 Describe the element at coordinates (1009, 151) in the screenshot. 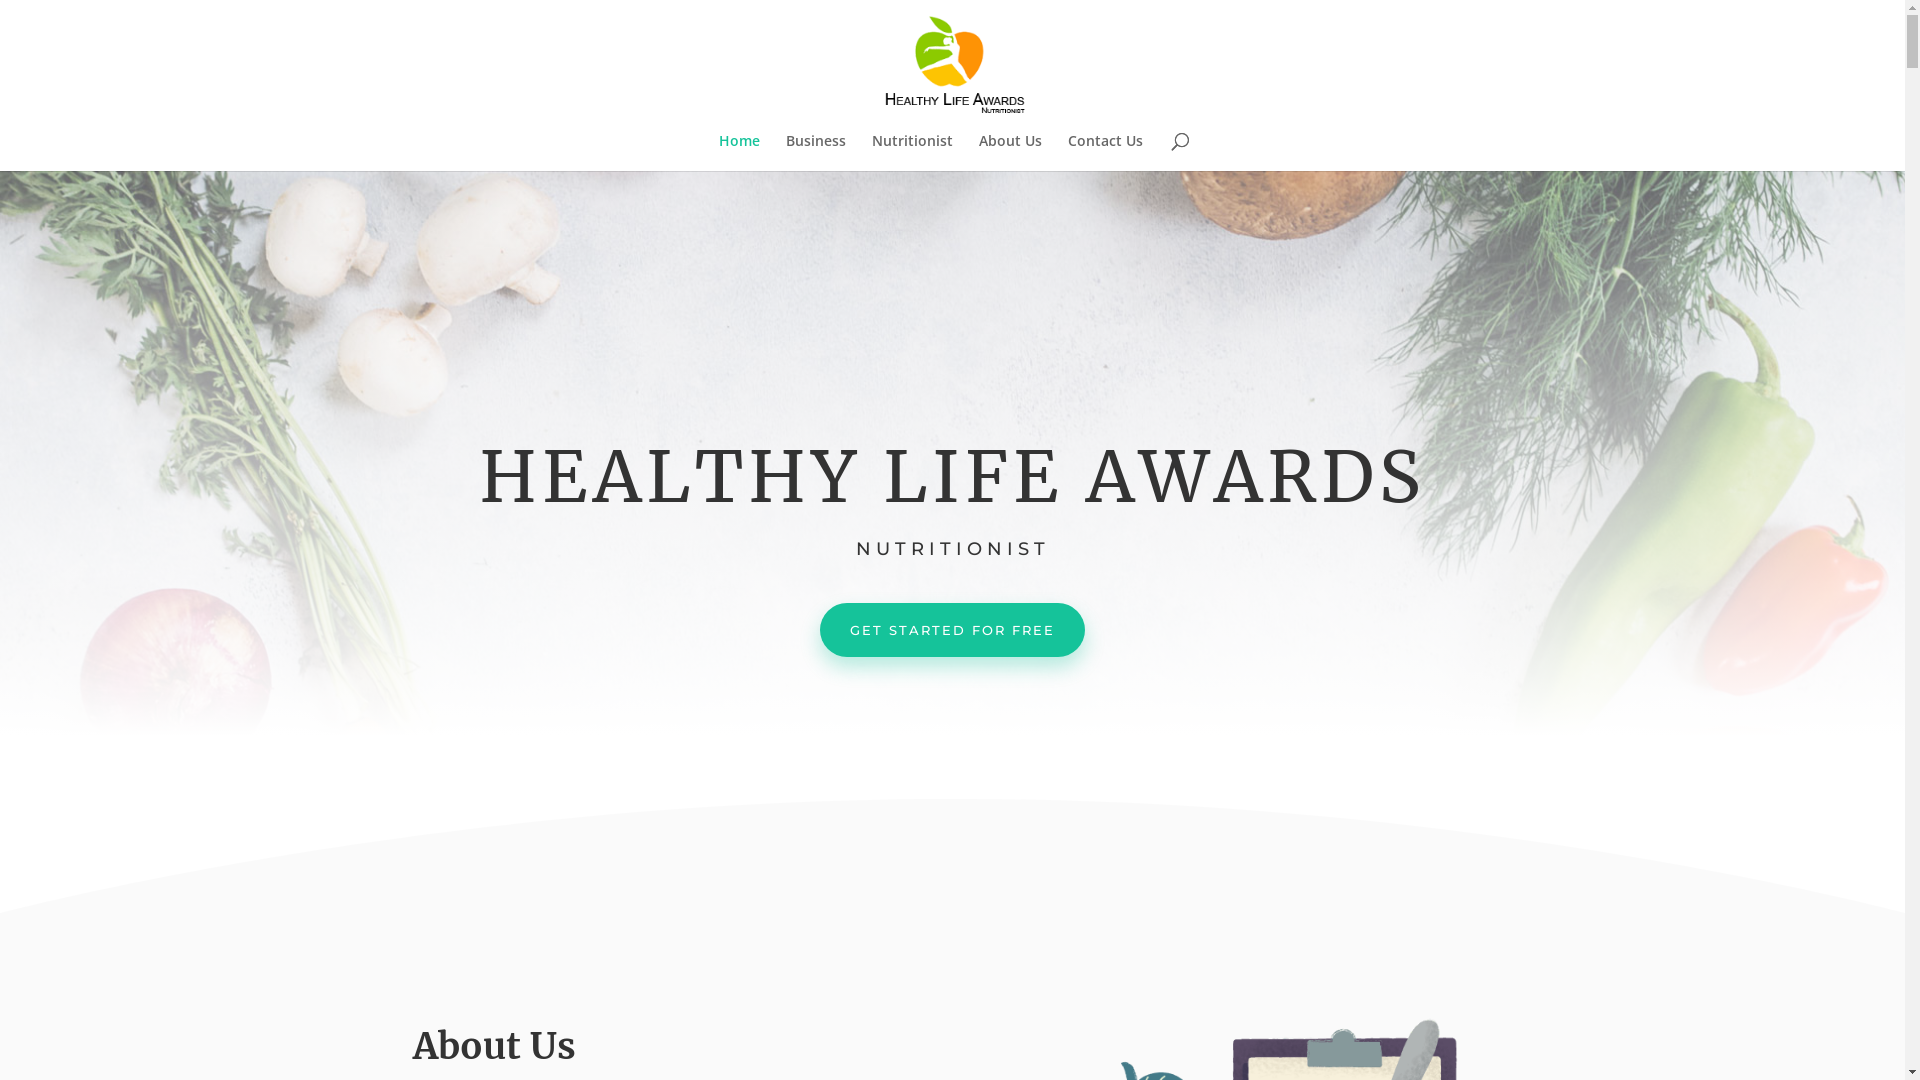

I see `'About Us'` at that location.